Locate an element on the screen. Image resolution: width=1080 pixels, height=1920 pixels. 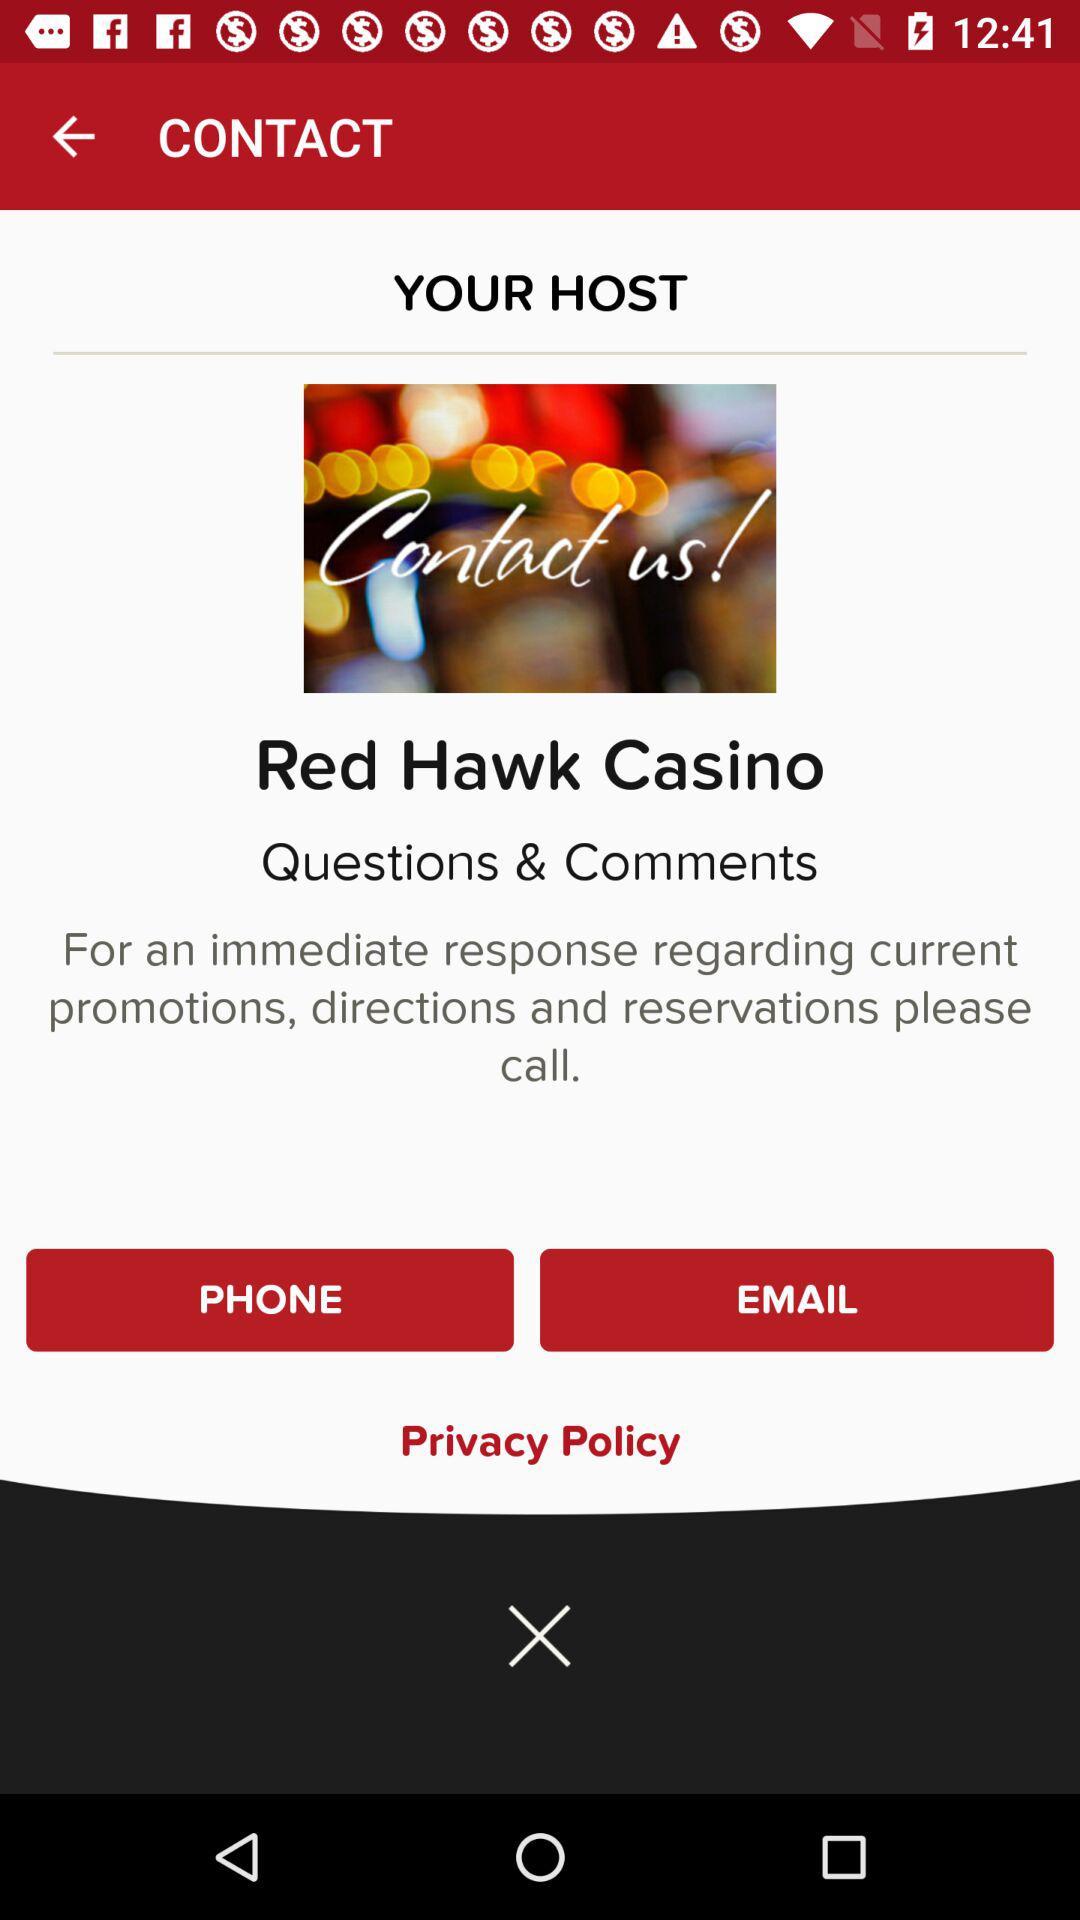
privacy policy icon is located at coordinates (540, 1441).